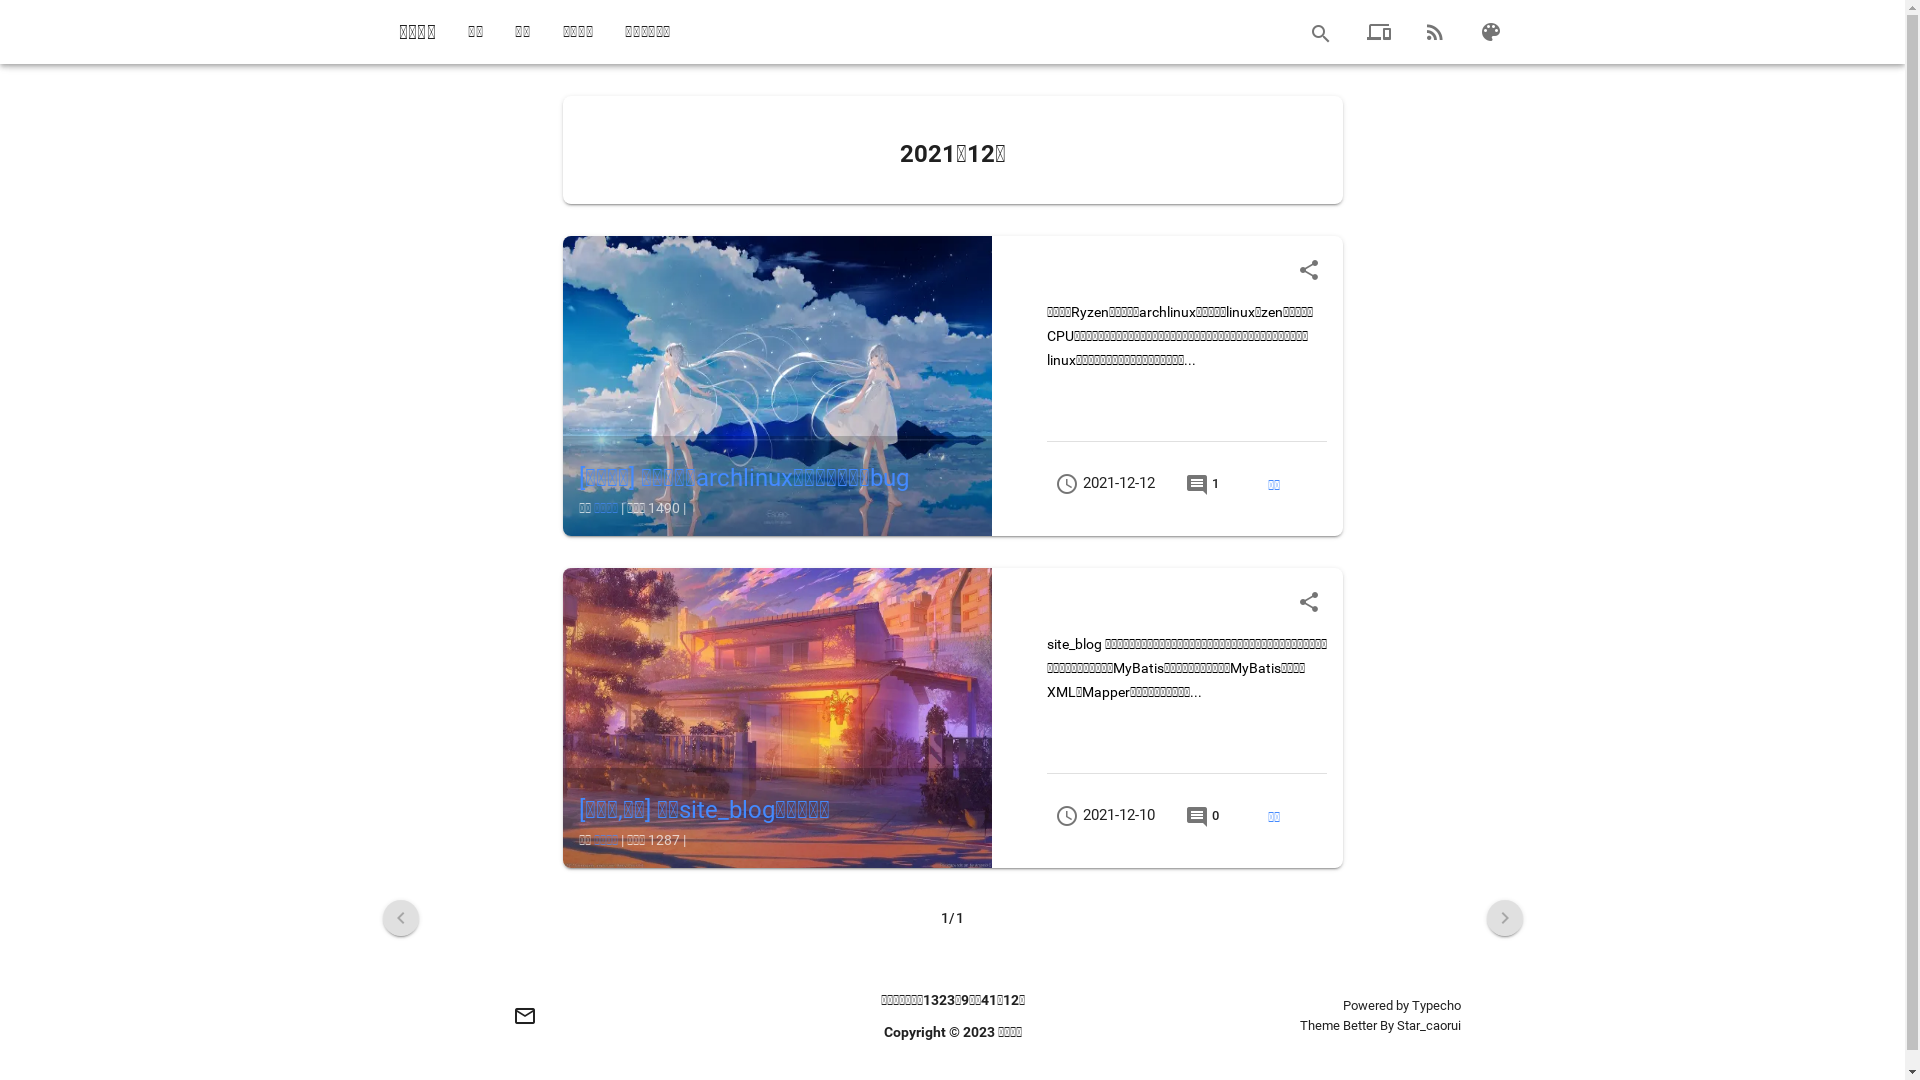 The image size is (1920, 1080). I want to click on 'devices', so click(1376, 31).